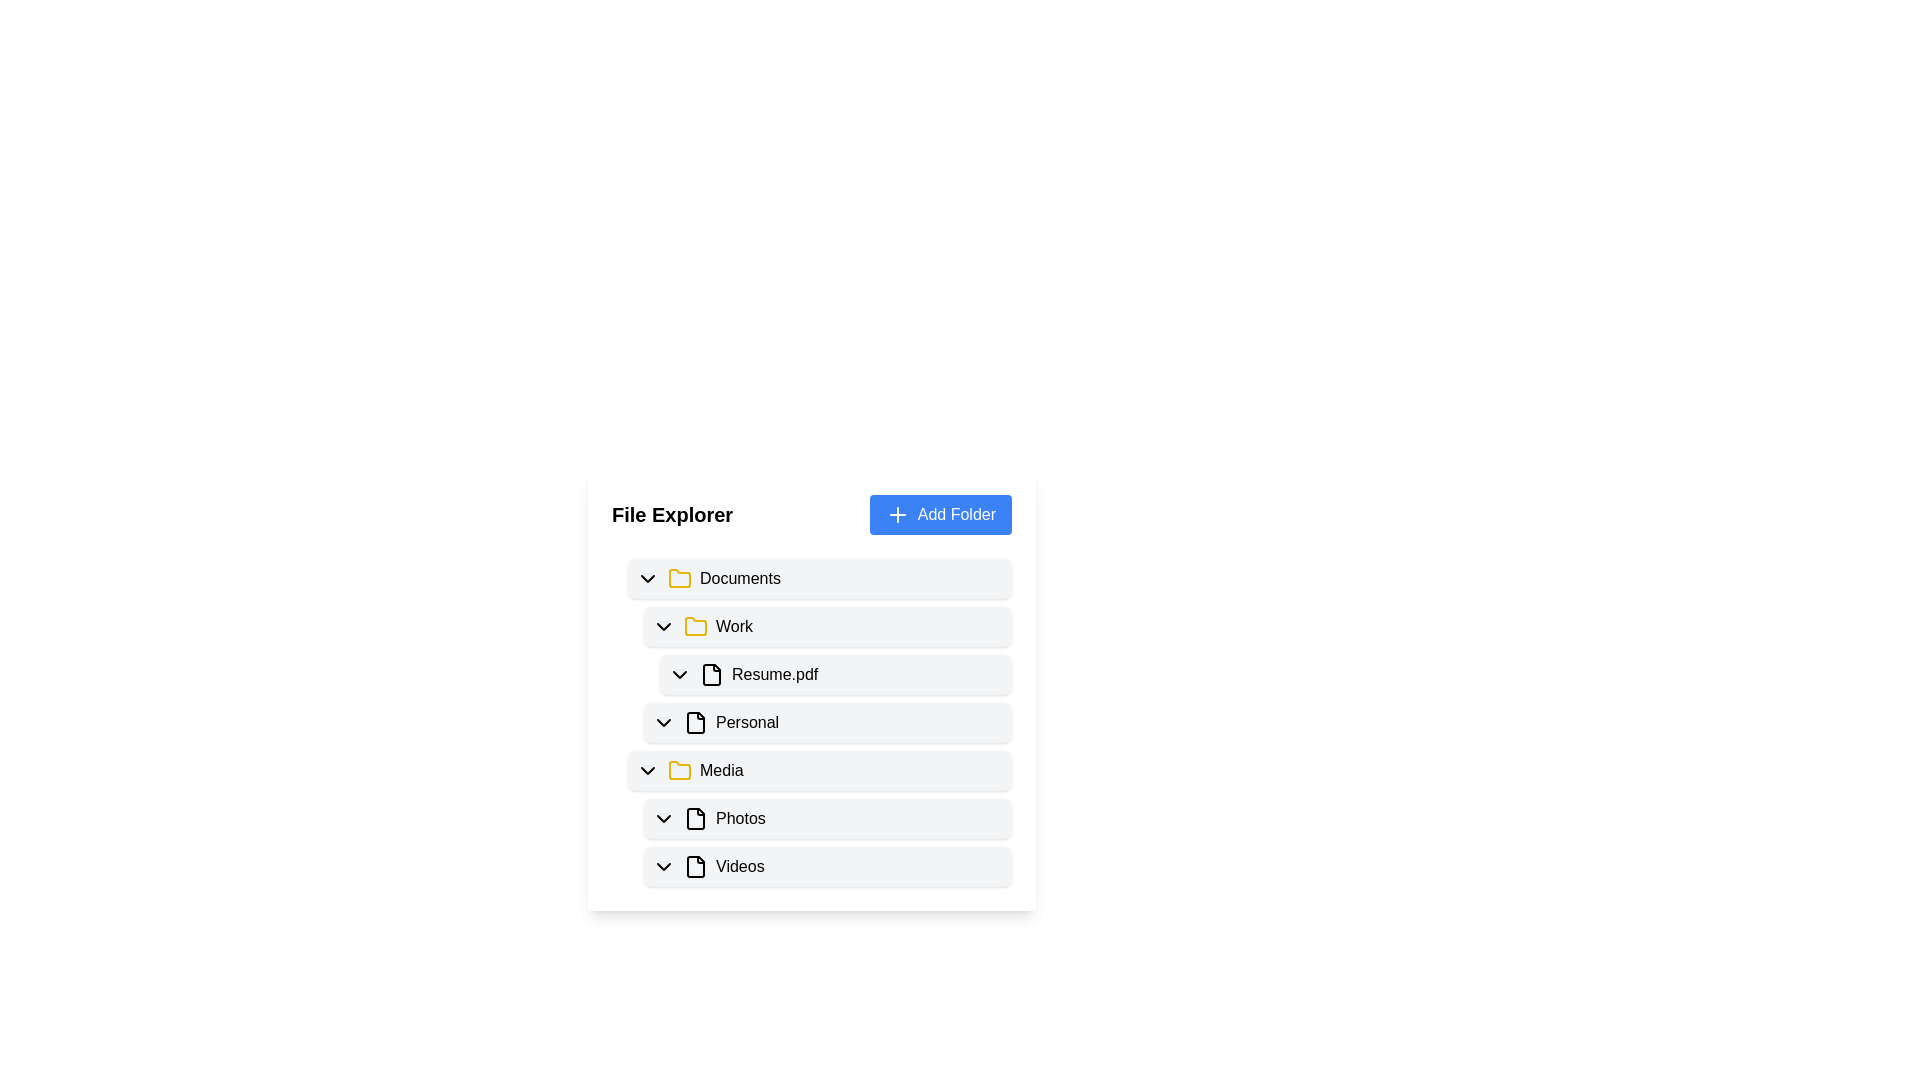 The height and width of the screenshot is (1080, 1920). I want to click on the '+' icon within the blue 'Add Folder' button located near the top-right corner of the interface, so click(896, 514).